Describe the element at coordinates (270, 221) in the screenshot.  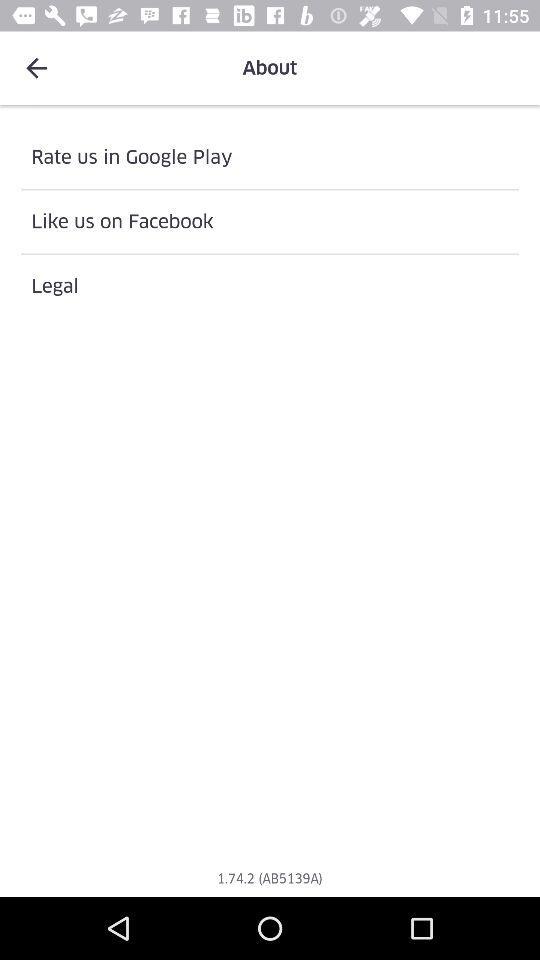
I see `the item above the legal item` at that location.